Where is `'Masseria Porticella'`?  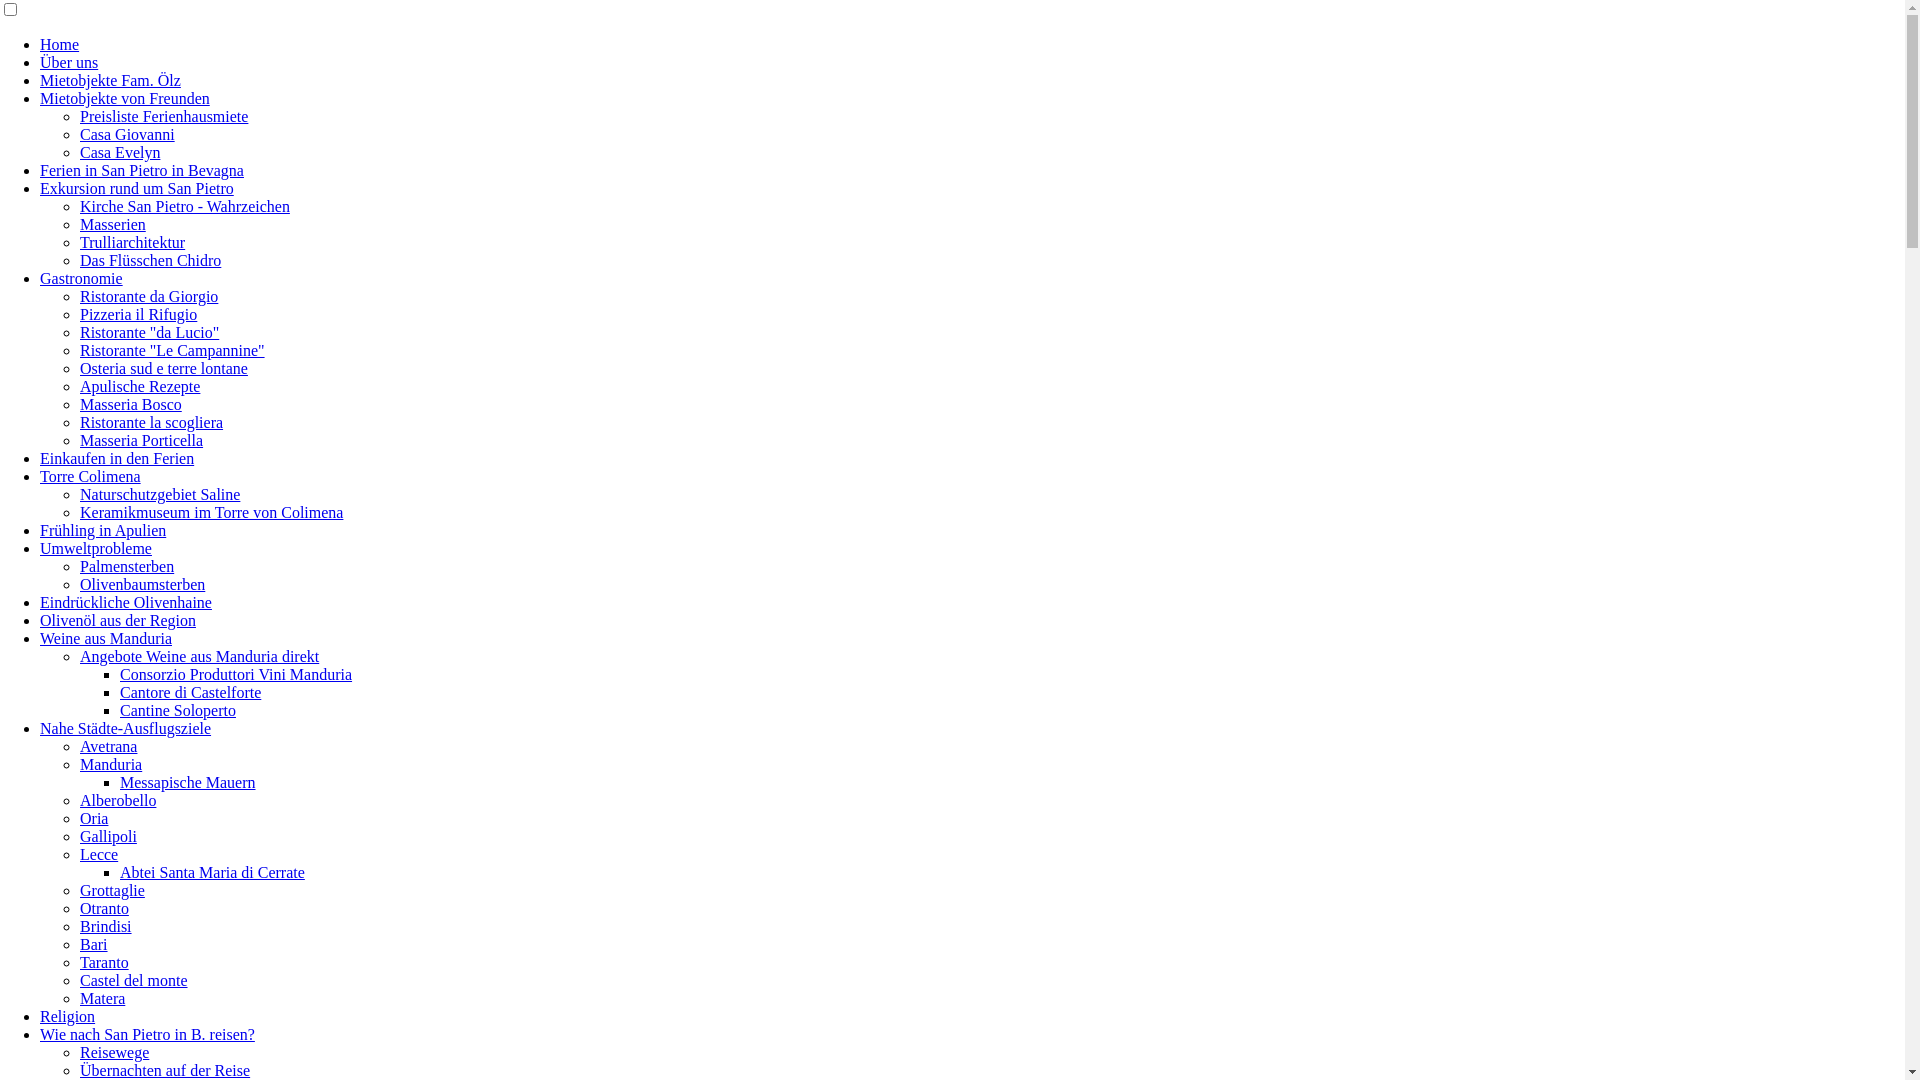
'Masseria Porticella' is located at coordinates (80, 439).